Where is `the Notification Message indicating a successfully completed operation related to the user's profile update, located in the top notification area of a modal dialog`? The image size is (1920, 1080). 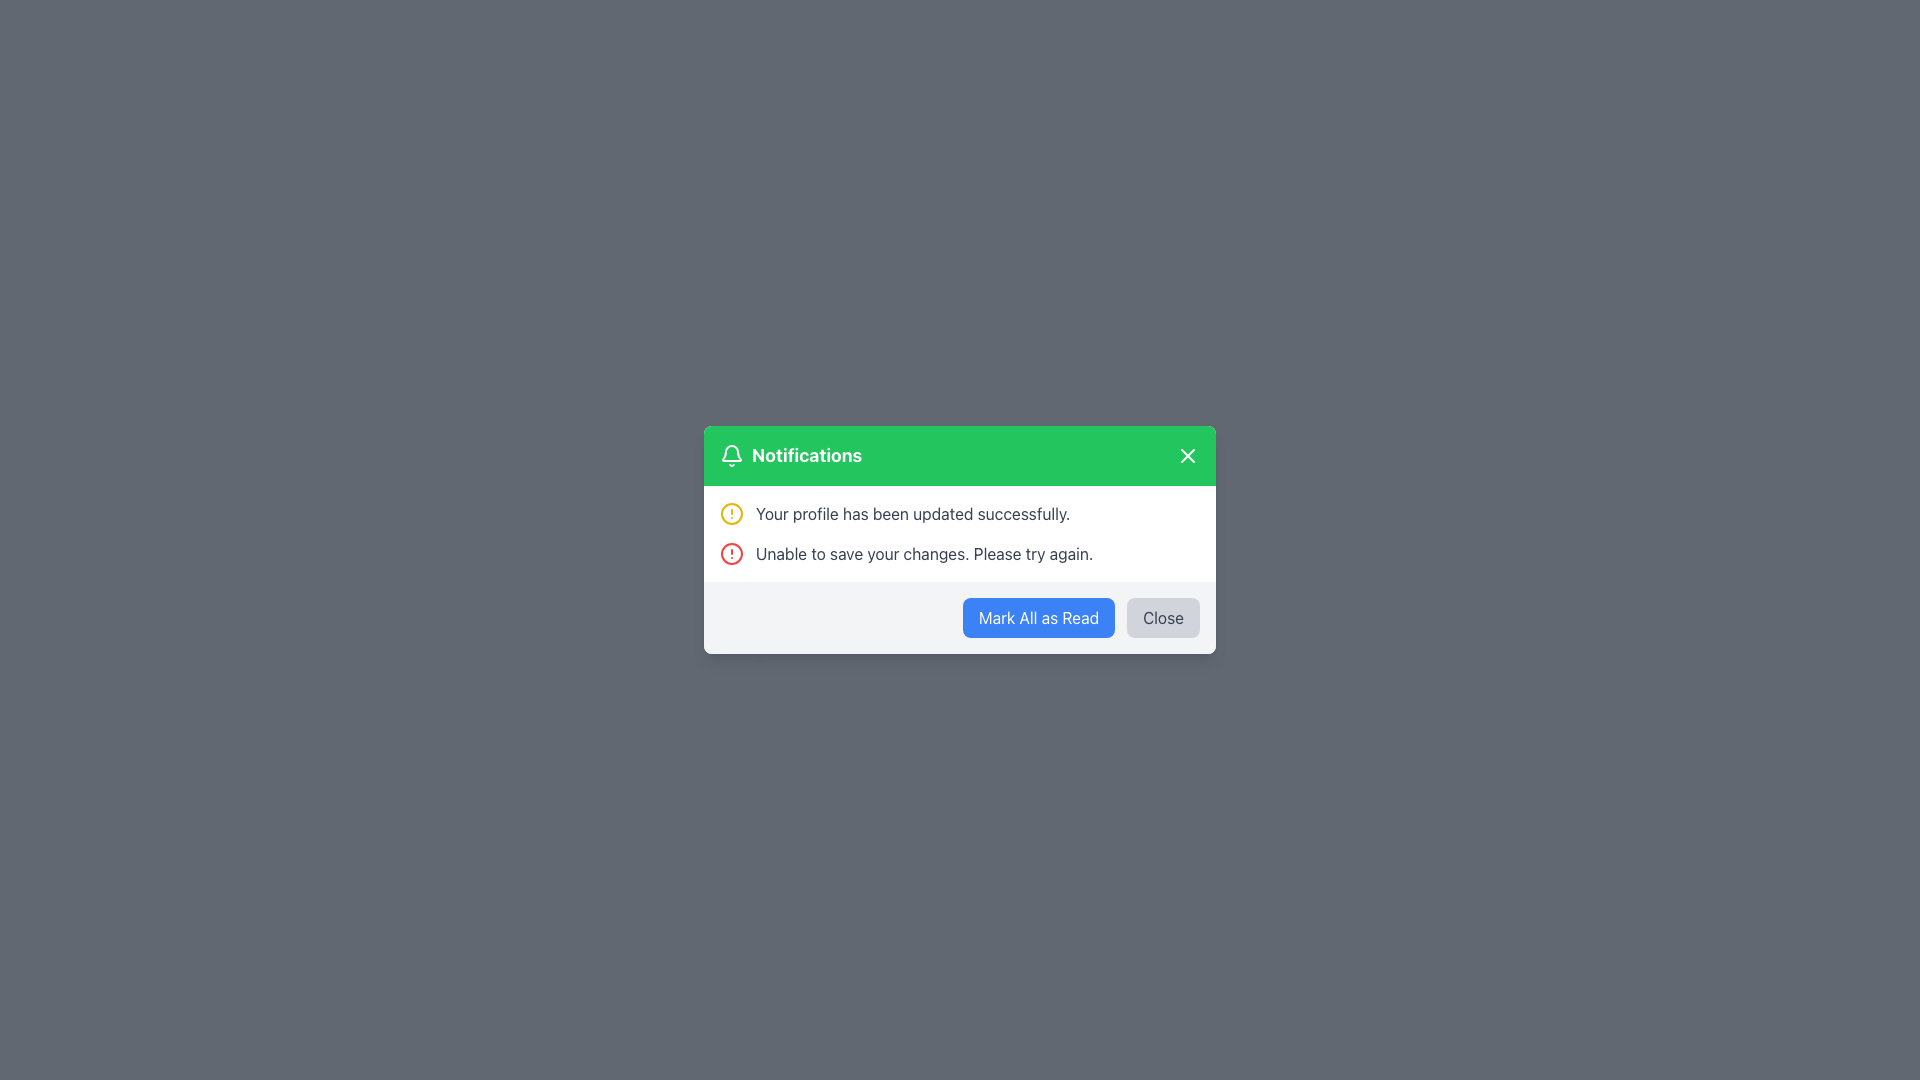
the Notification Message indicating a successfully completed operation related to the user's profile update, located in the top notification area of a modal dialog is located at coordinates (960, 512).